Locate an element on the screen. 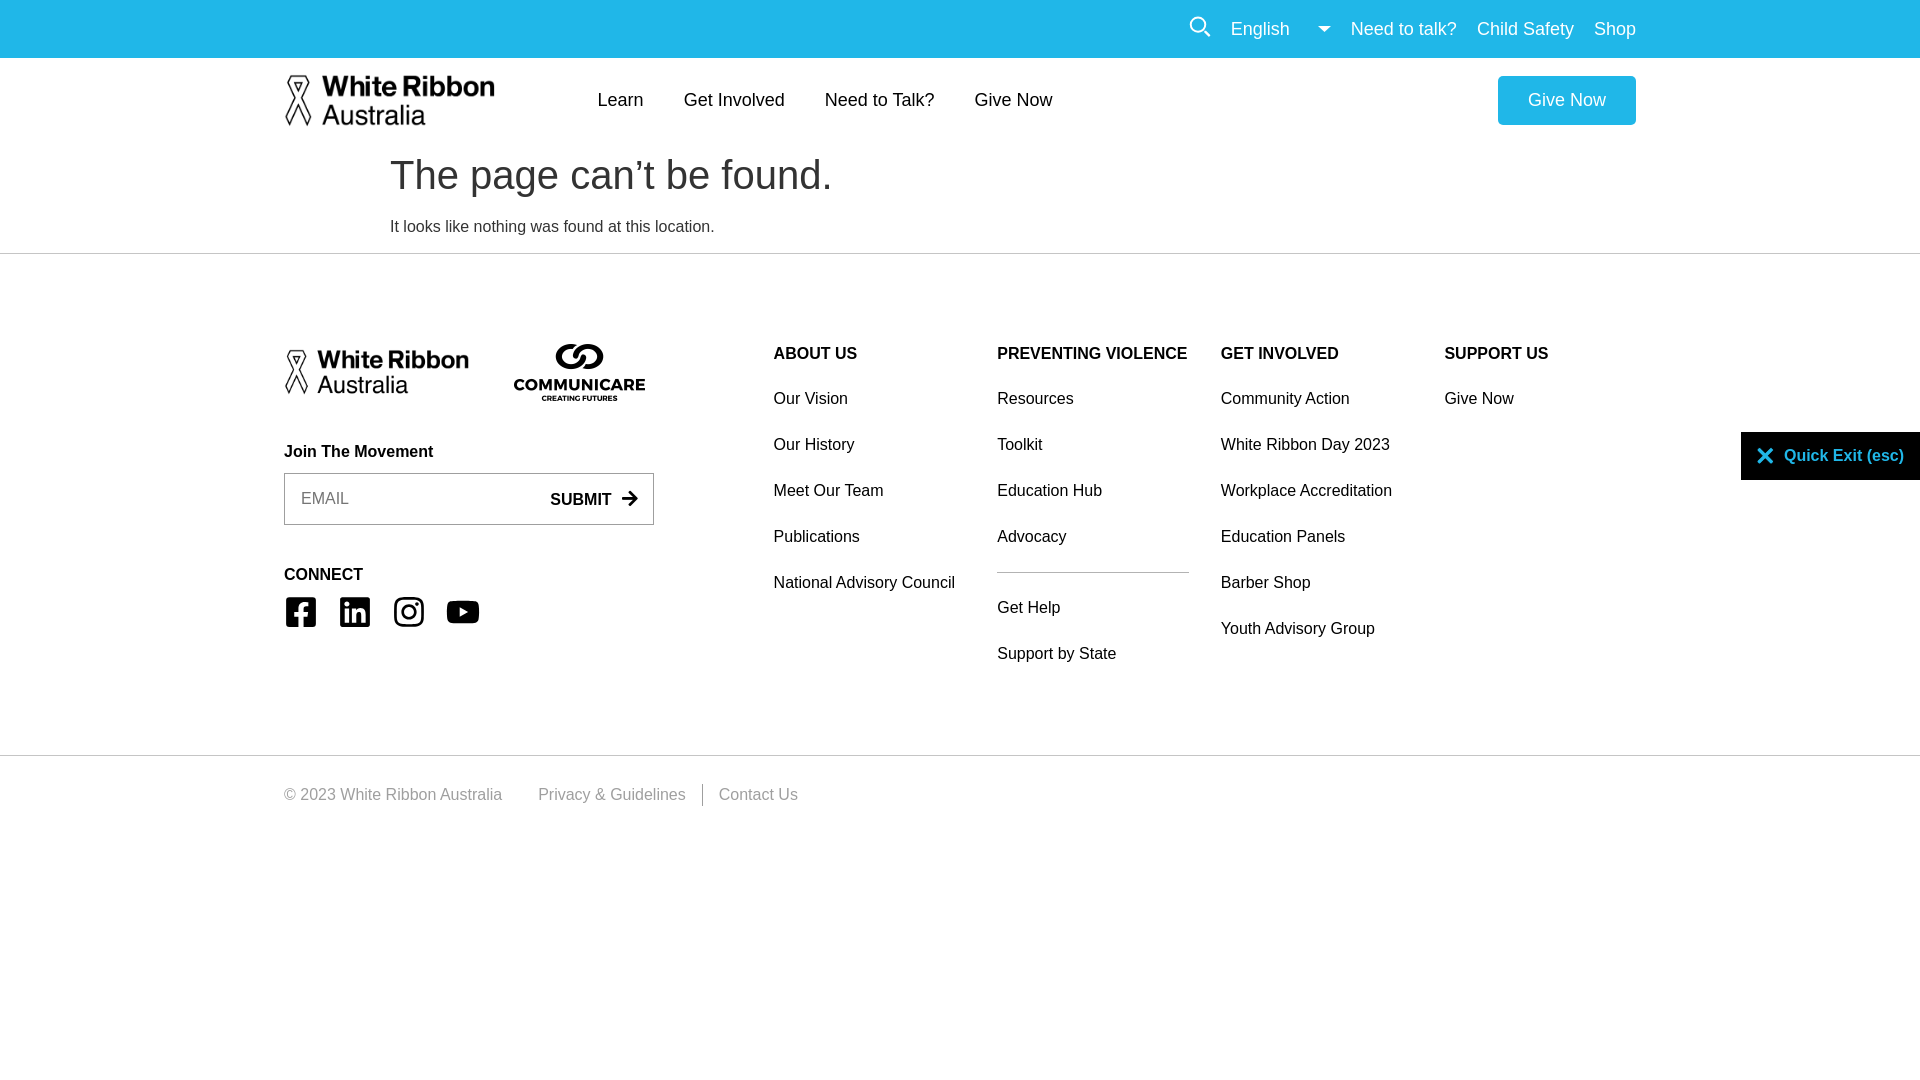  'Get Involved' is located at coordinates (733, 100).